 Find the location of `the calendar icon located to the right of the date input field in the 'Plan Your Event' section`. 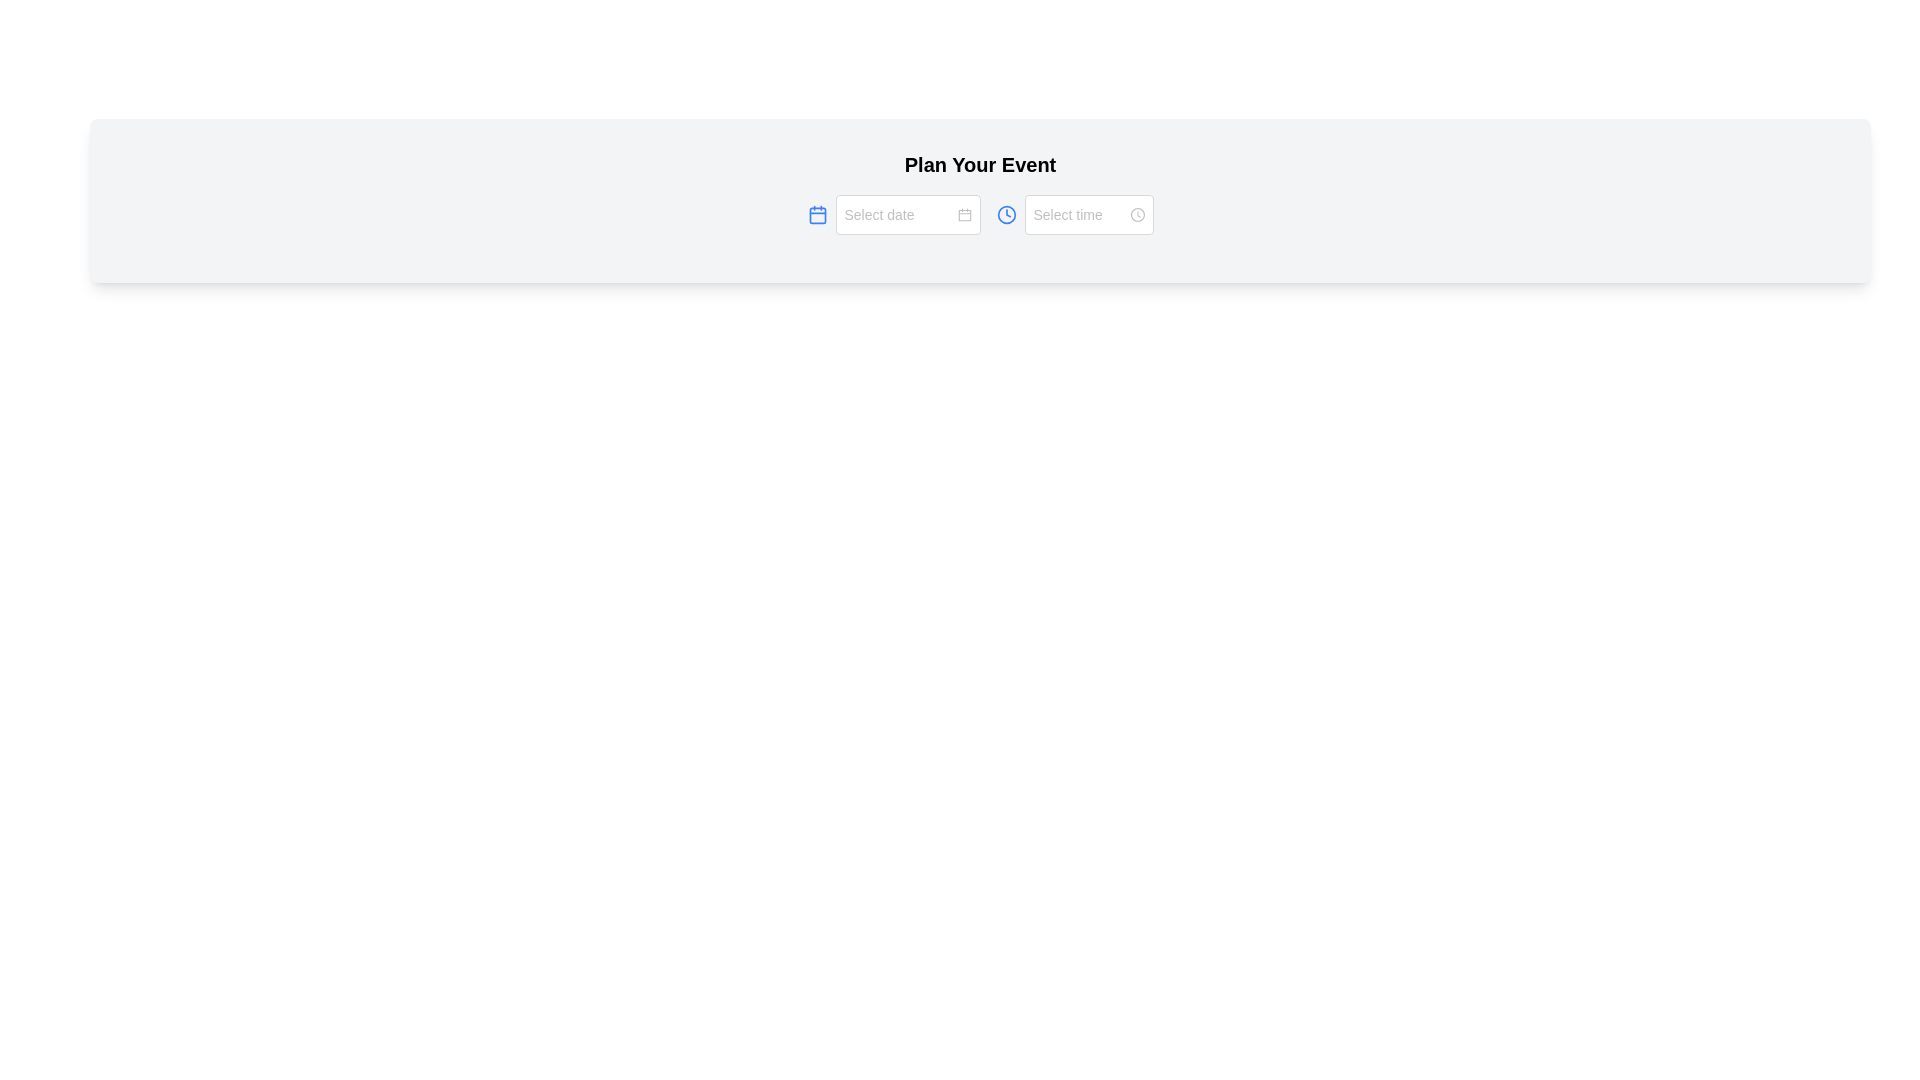

the calendar icon located to the right of the date input field in the 'Plan Your Event' section is located at coordinates (964, 215).